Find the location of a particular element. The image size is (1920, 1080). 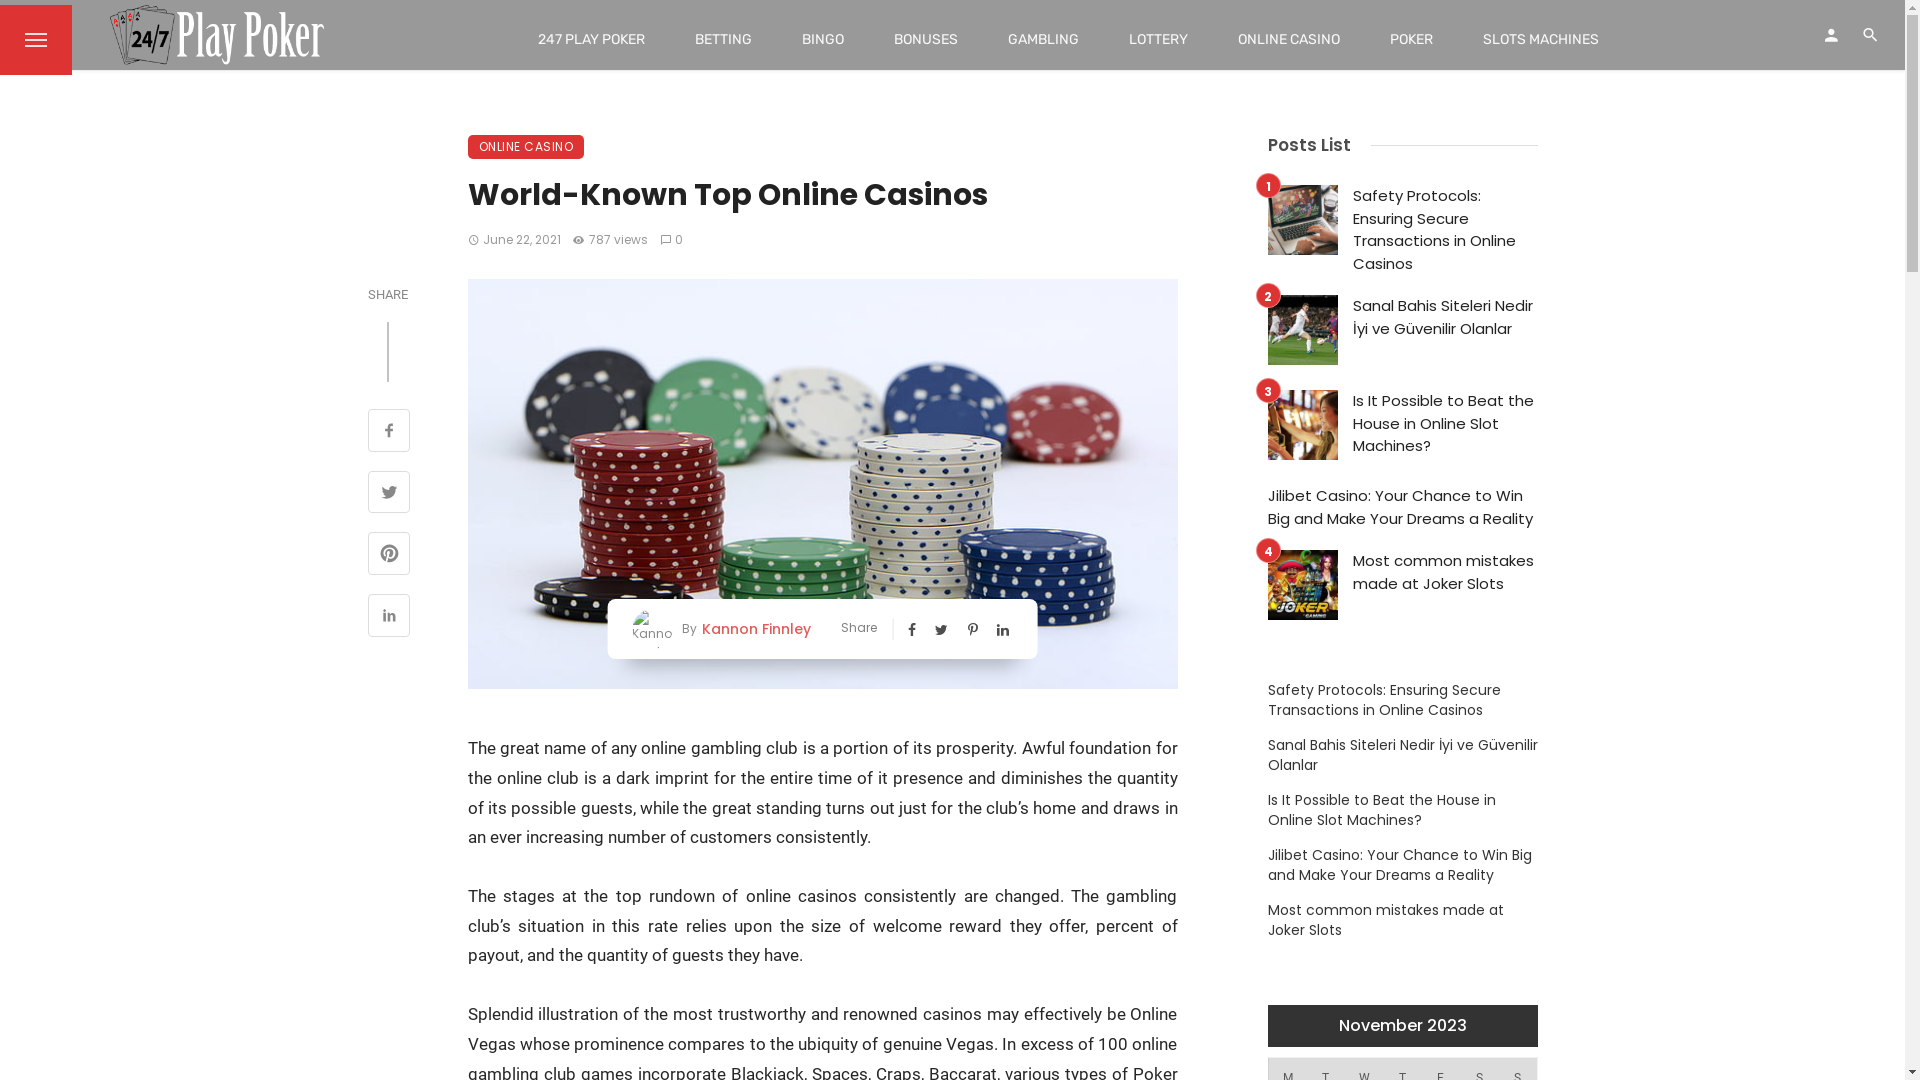

'GAMBLING' is located at coordinates (1042, 39).